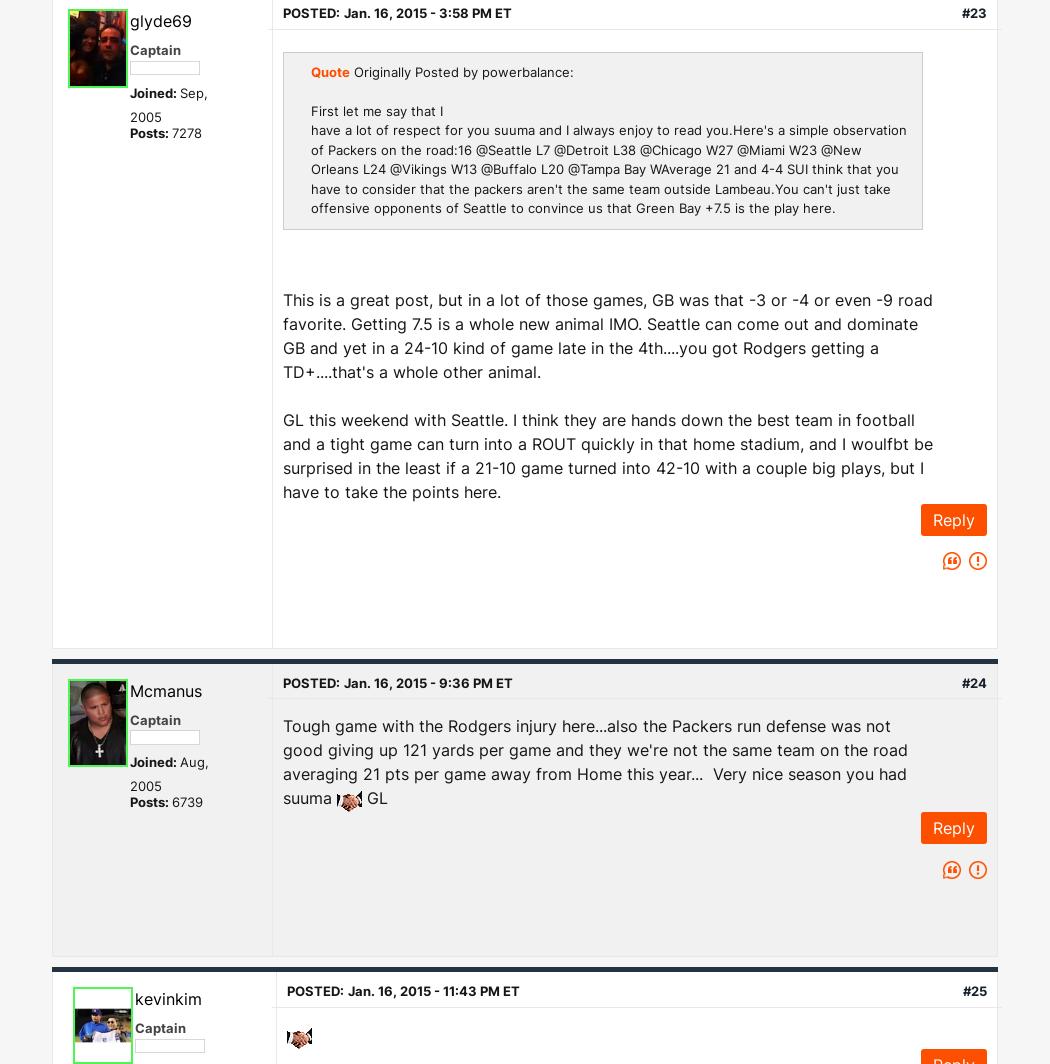  I want to click on 'Jan. 16, 2015 - 3:58 PM ET', so click(426, 12).